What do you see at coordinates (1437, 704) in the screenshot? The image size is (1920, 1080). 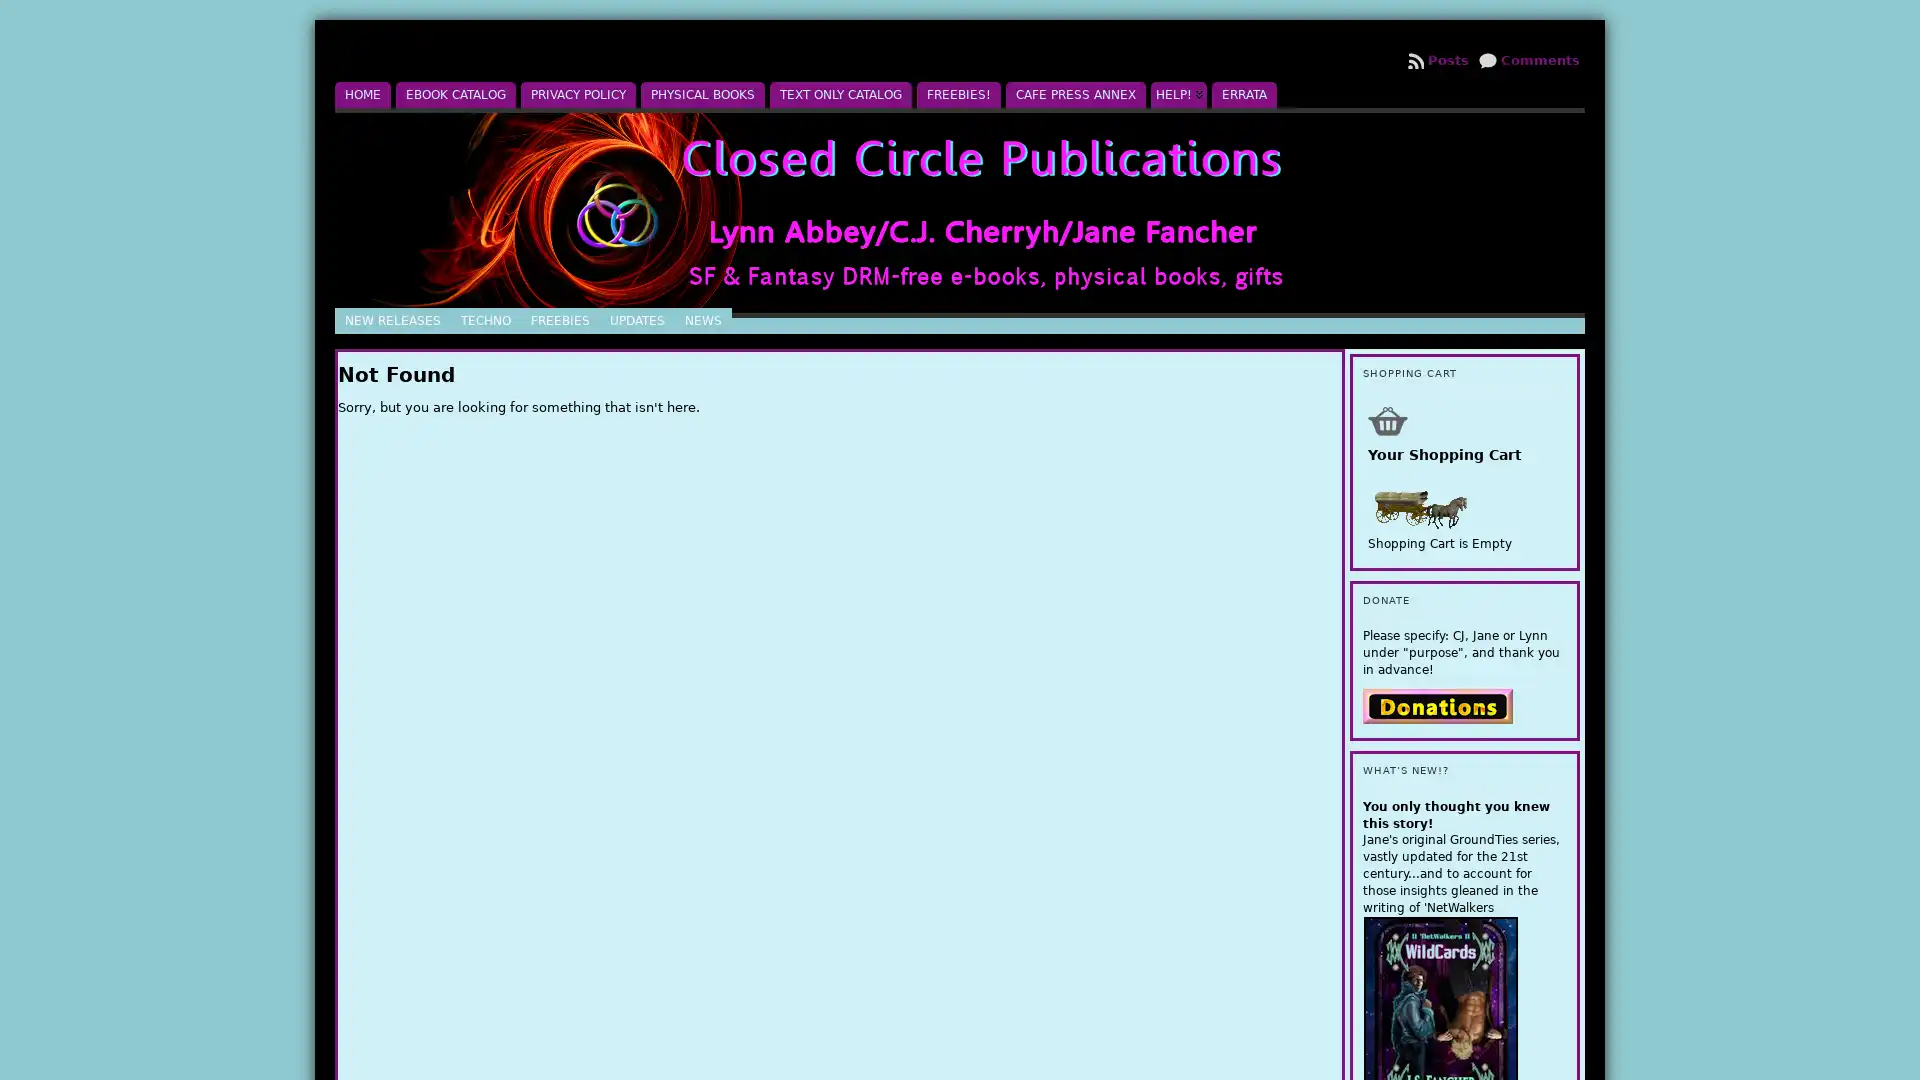 I see `PayPal - The safer, easier way to pay online.` at bounding box center [1437, 704].